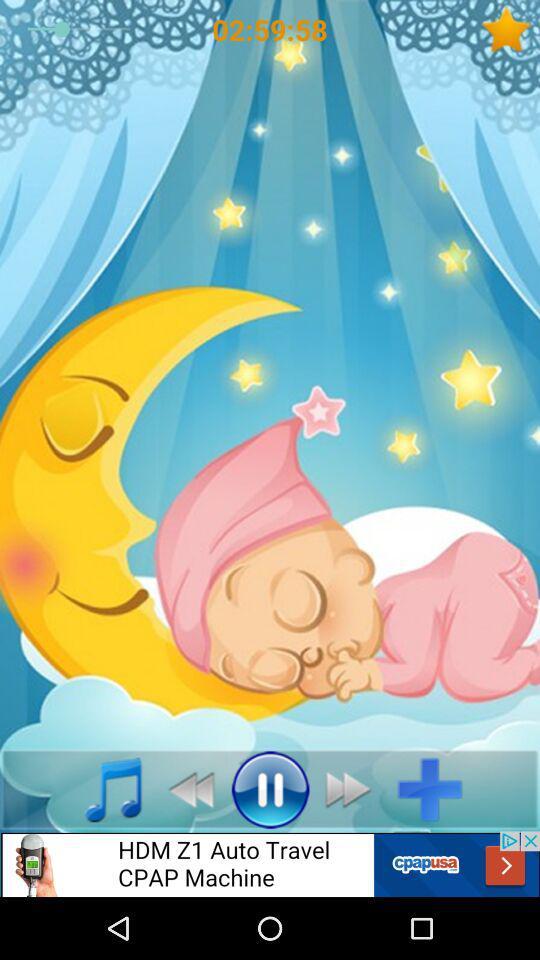 Image resolution: width=540 pixels, height=960 pixels. Describe the element at coordinates (270, 789) in the screenshot. I see `play` at that location.